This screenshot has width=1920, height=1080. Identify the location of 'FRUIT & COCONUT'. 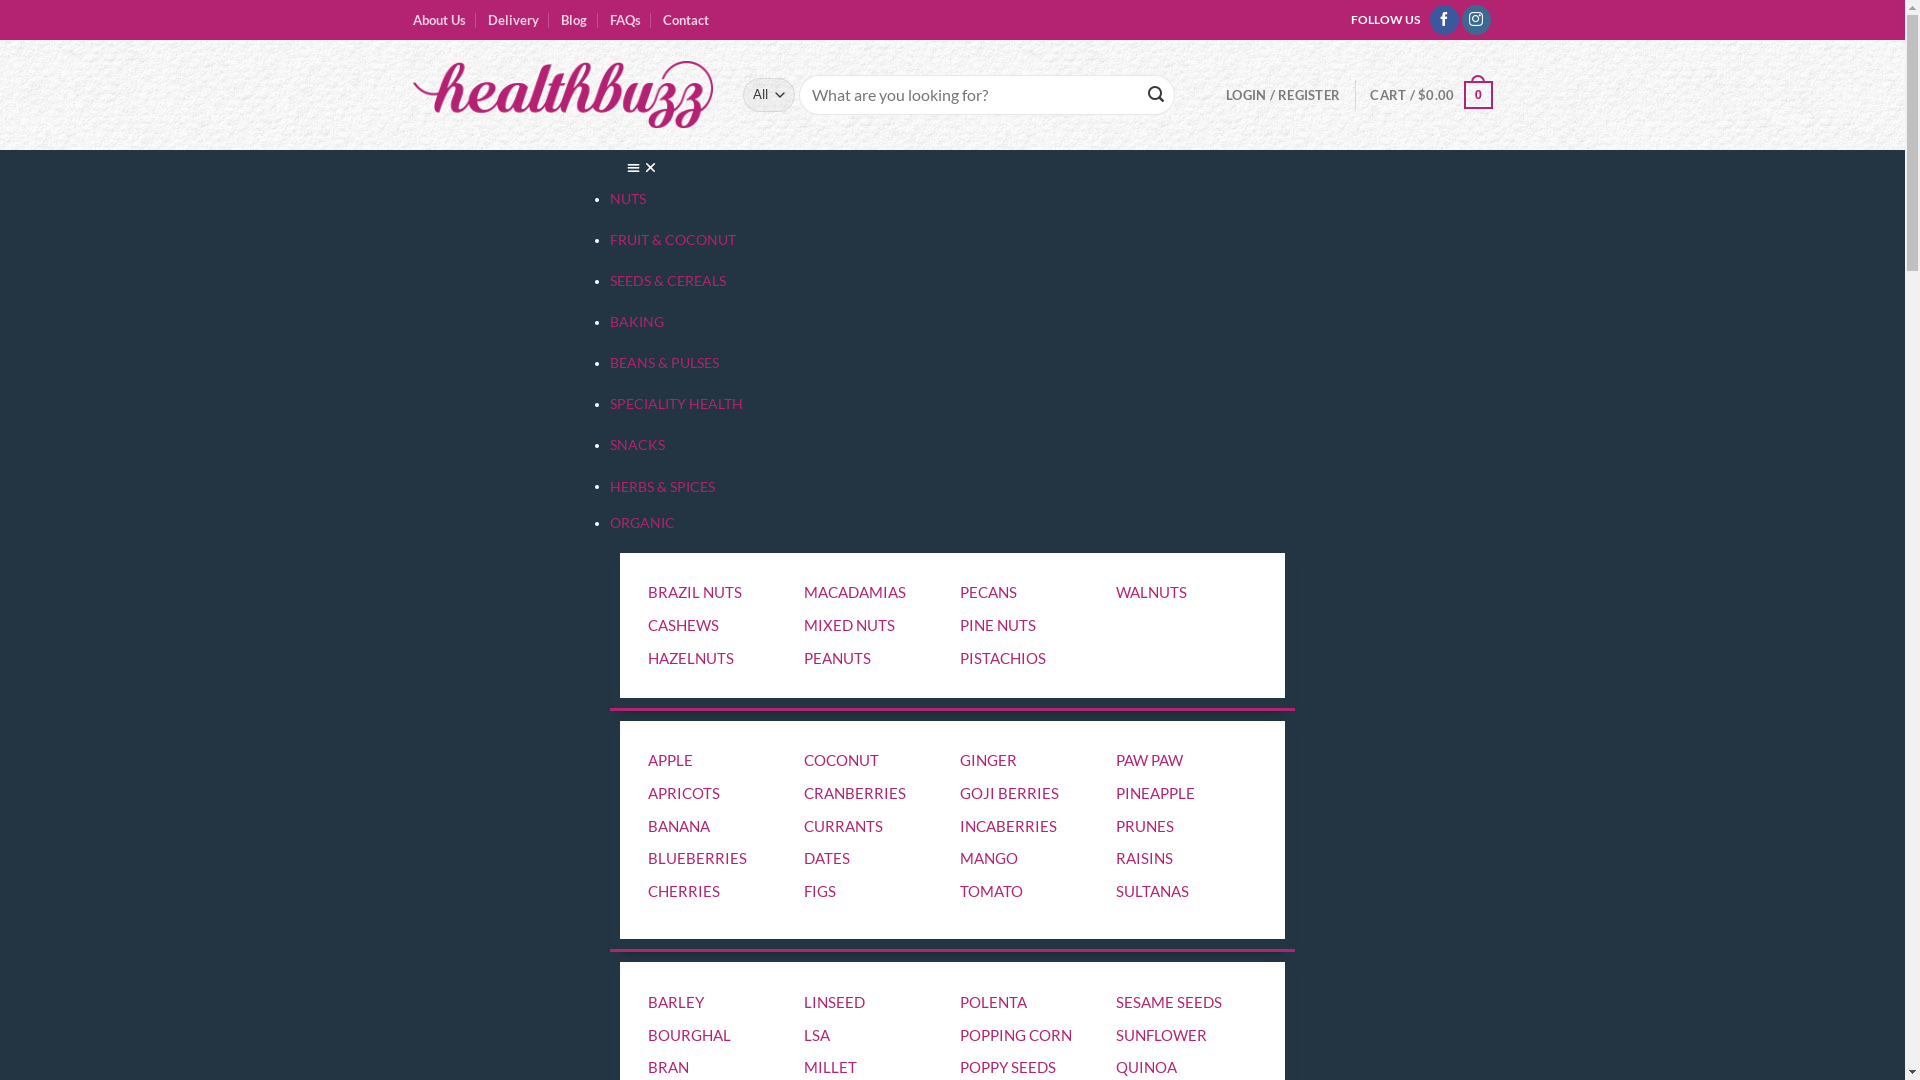
(674, 238).